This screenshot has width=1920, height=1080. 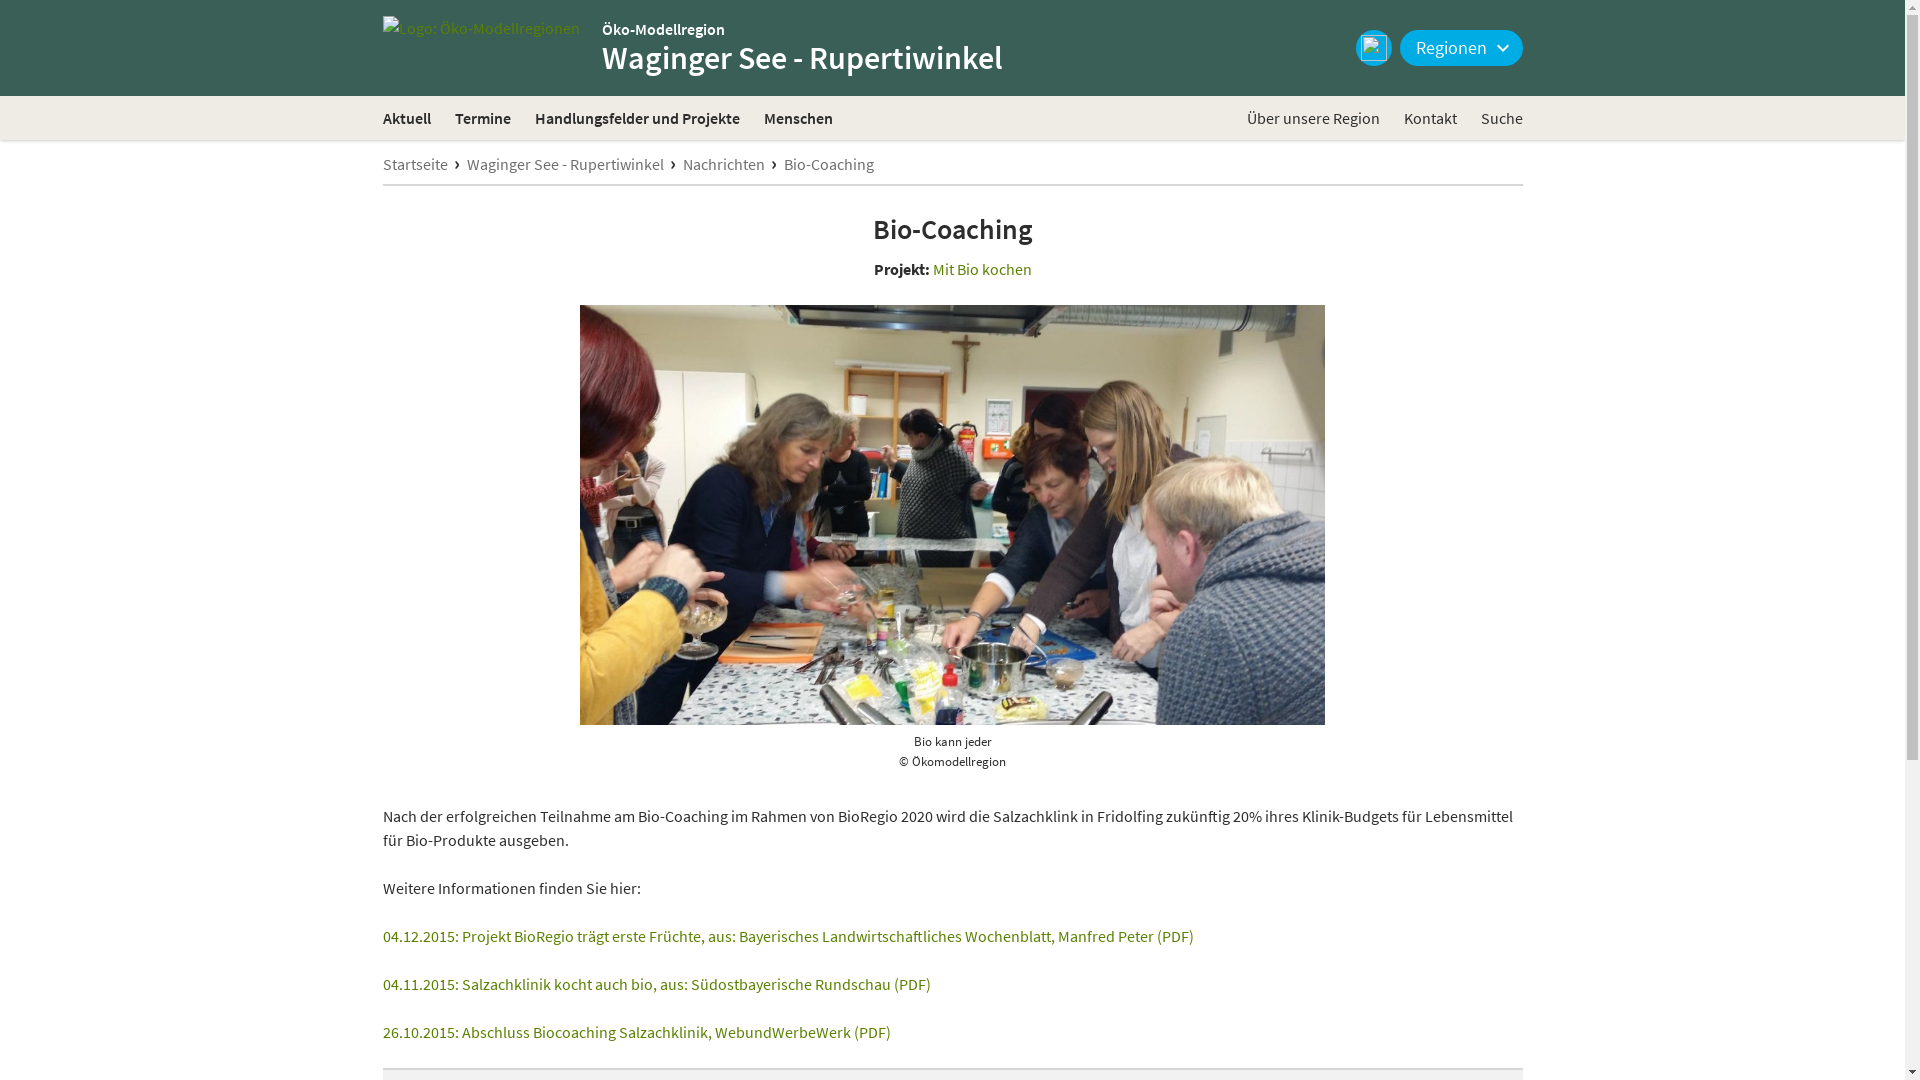 What do you see at coordinates (533, 118) in the screenshot?
I see `'Handlungsfelder und Projekte'` at bounding box center [533, 118].